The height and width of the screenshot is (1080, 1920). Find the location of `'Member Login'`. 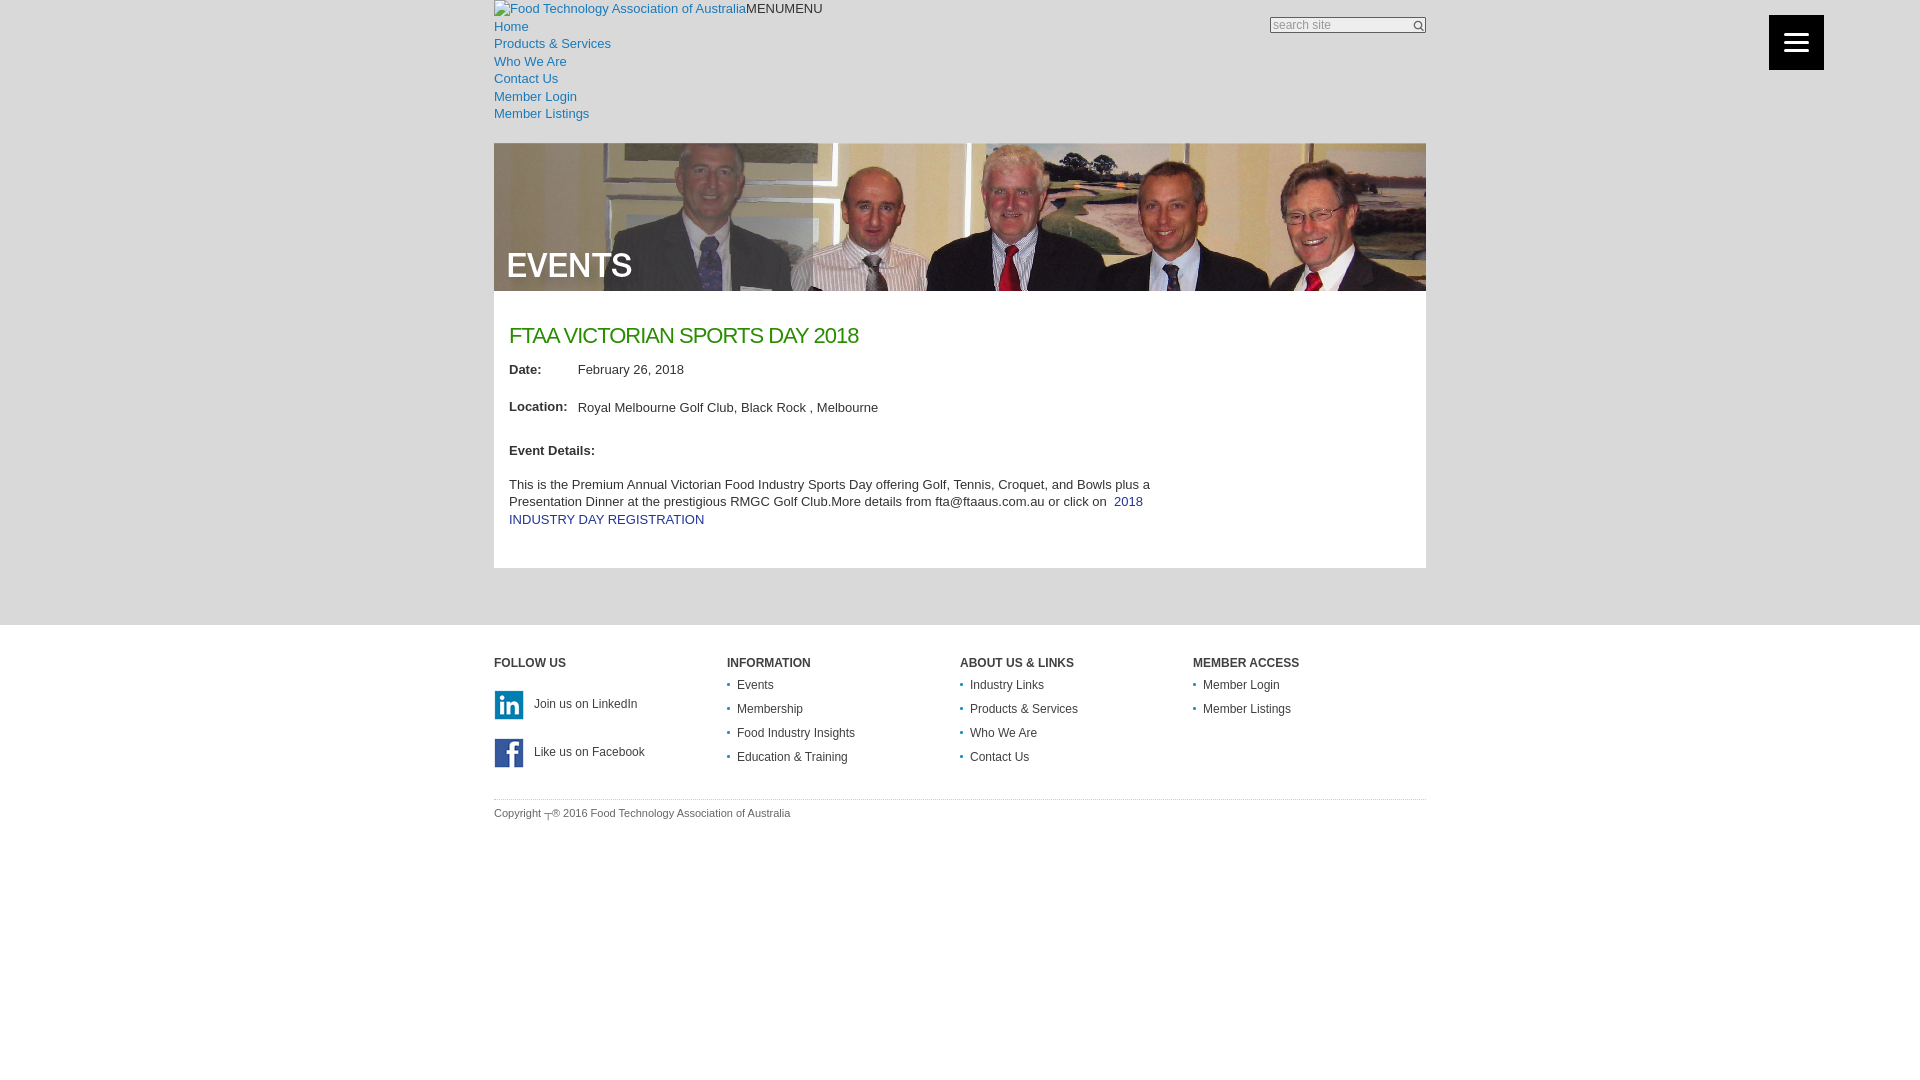

'Member Login' is located at coordinates (1202, 684).